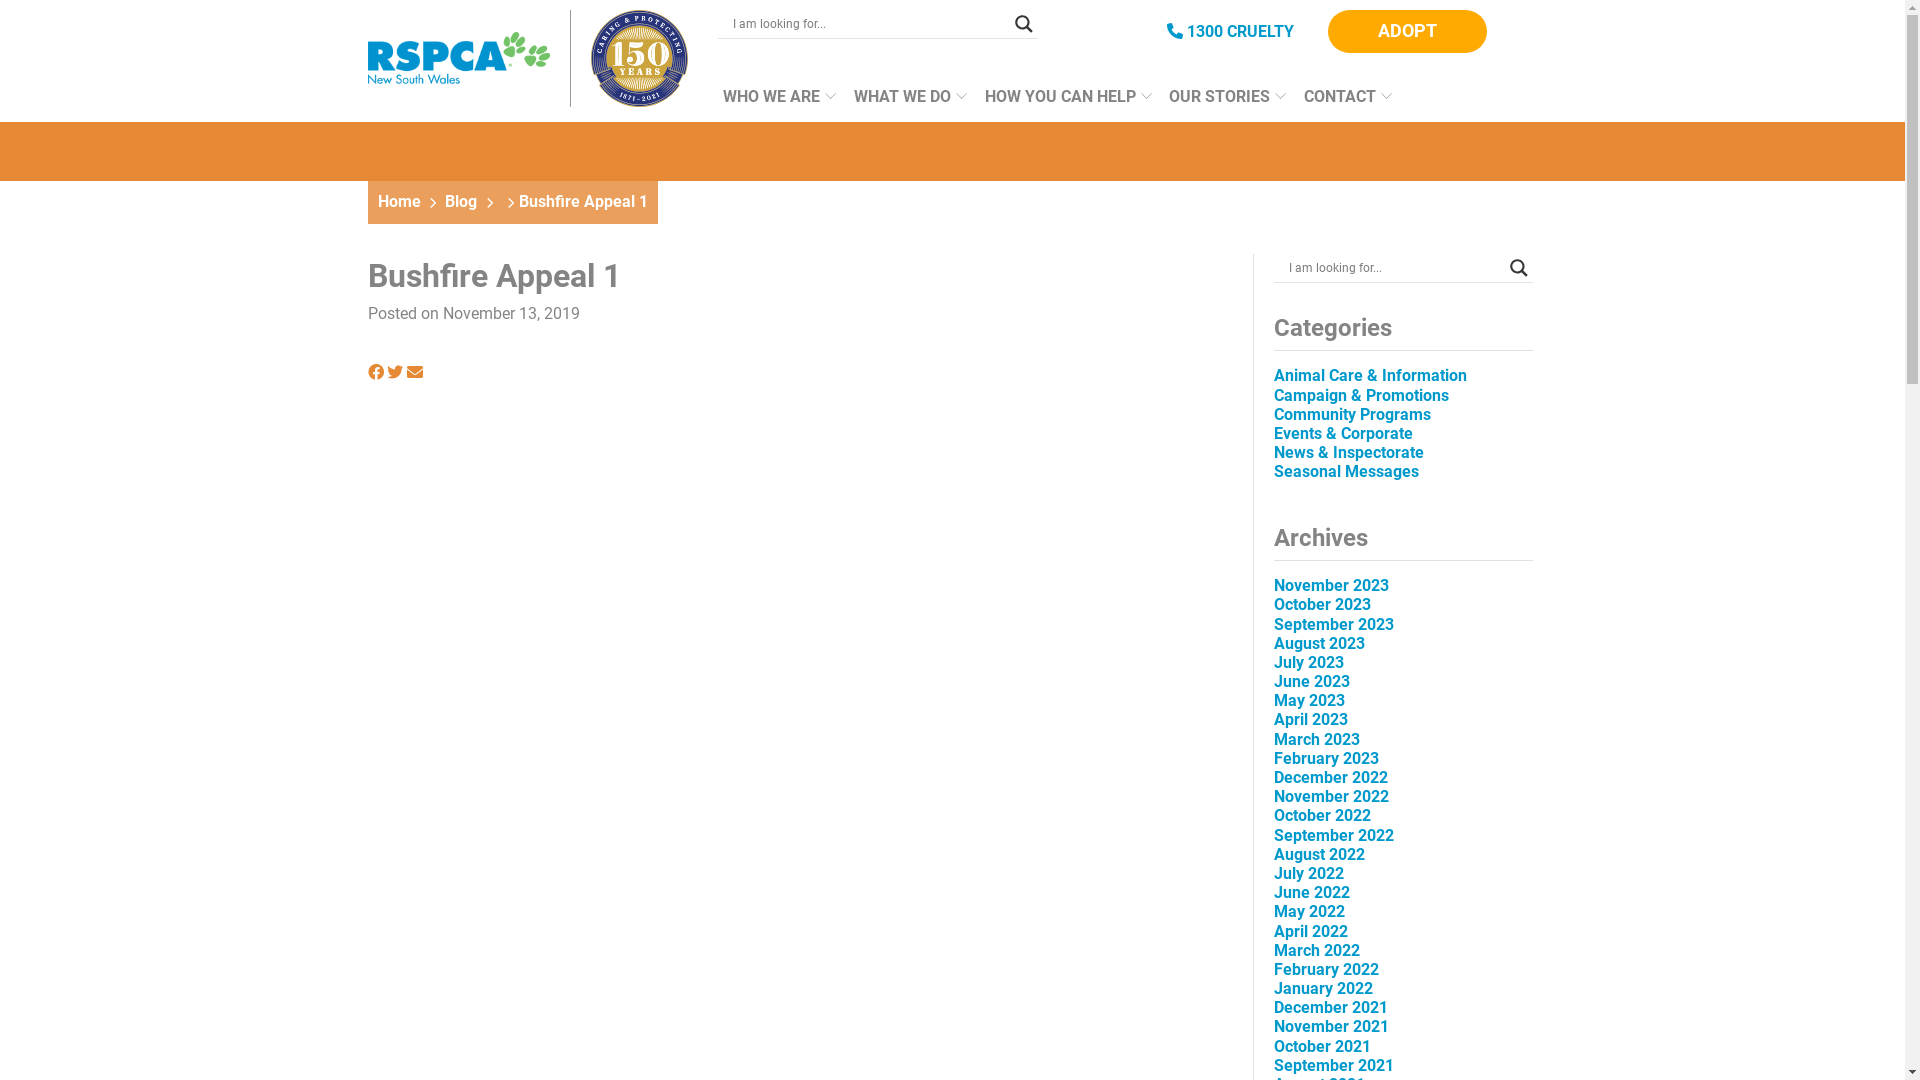 The image size is (1920, 1080). What do you see at coordinates (1272, 1064) in the screenshot?
I see `'September 2021'` at bounding box center [1272, 1064].